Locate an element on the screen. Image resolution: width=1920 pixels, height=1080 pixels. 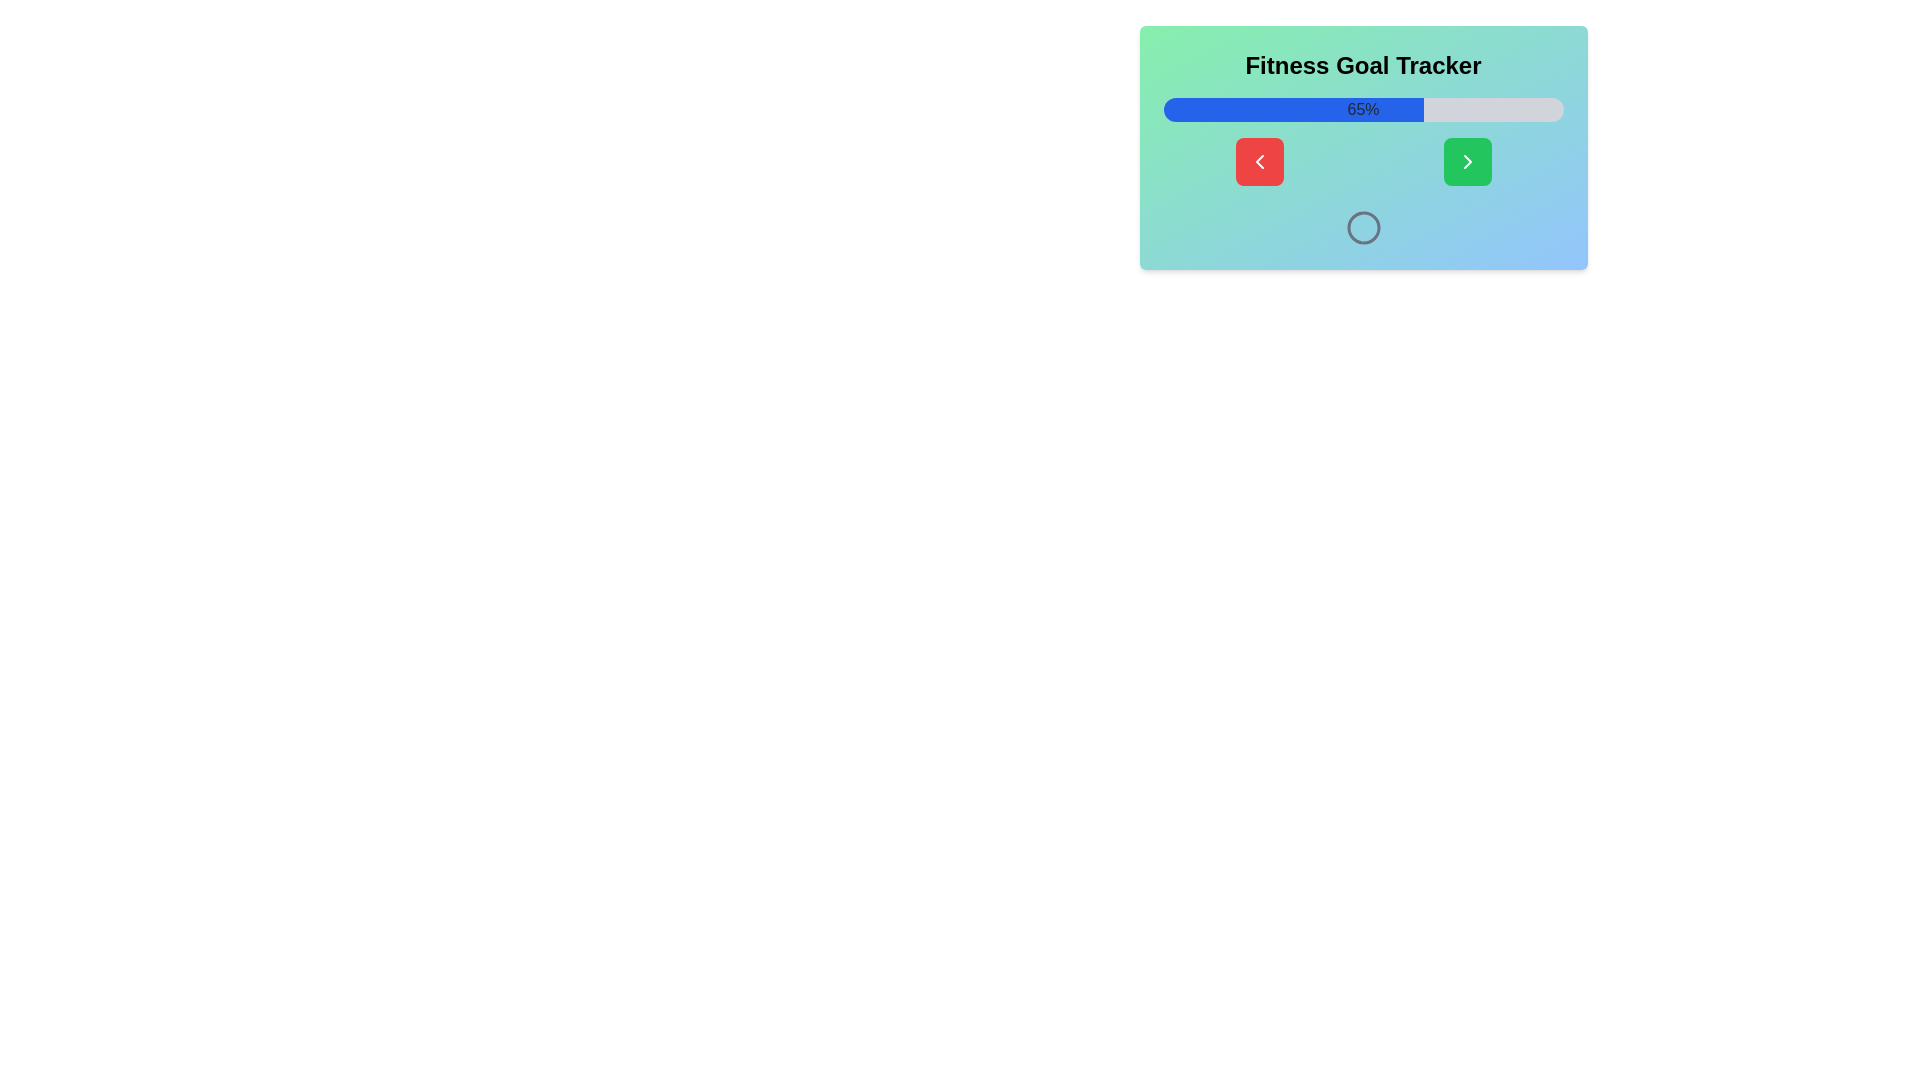
the navigation control icon is located at coordinates (1467, 161).